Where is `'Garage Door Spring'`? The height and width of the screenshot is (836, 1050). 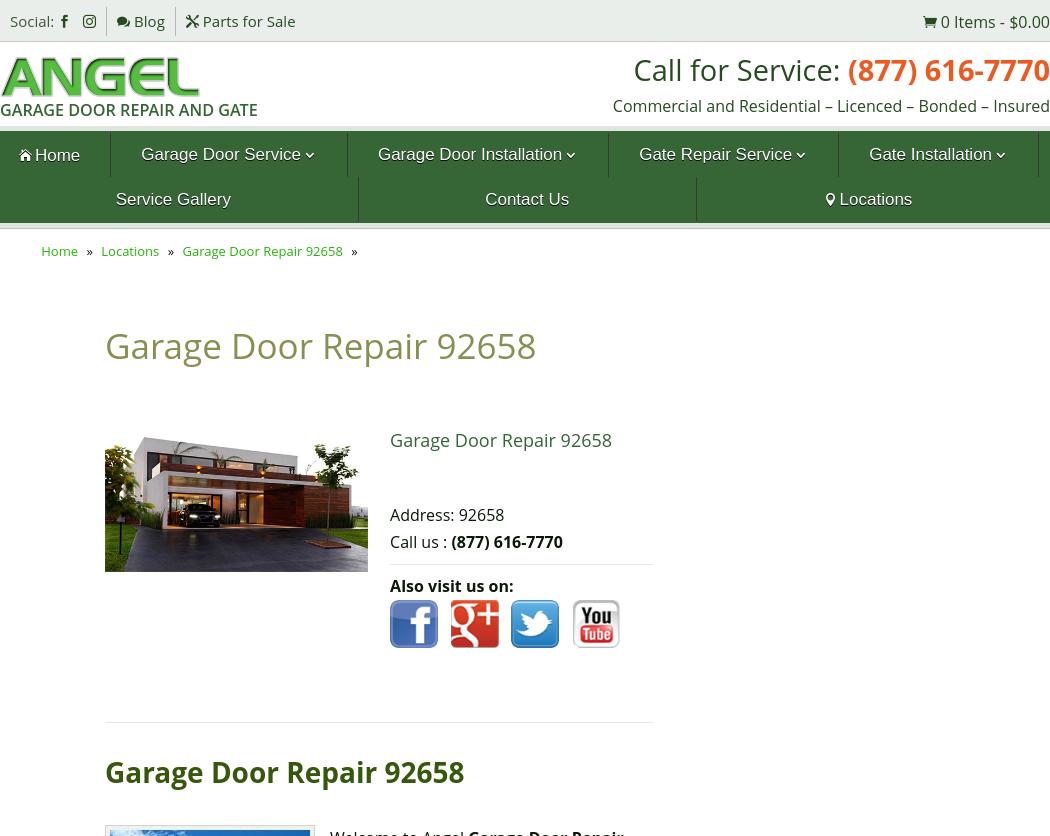
'Garage Door Spring' is located at coordinates (205, 199).